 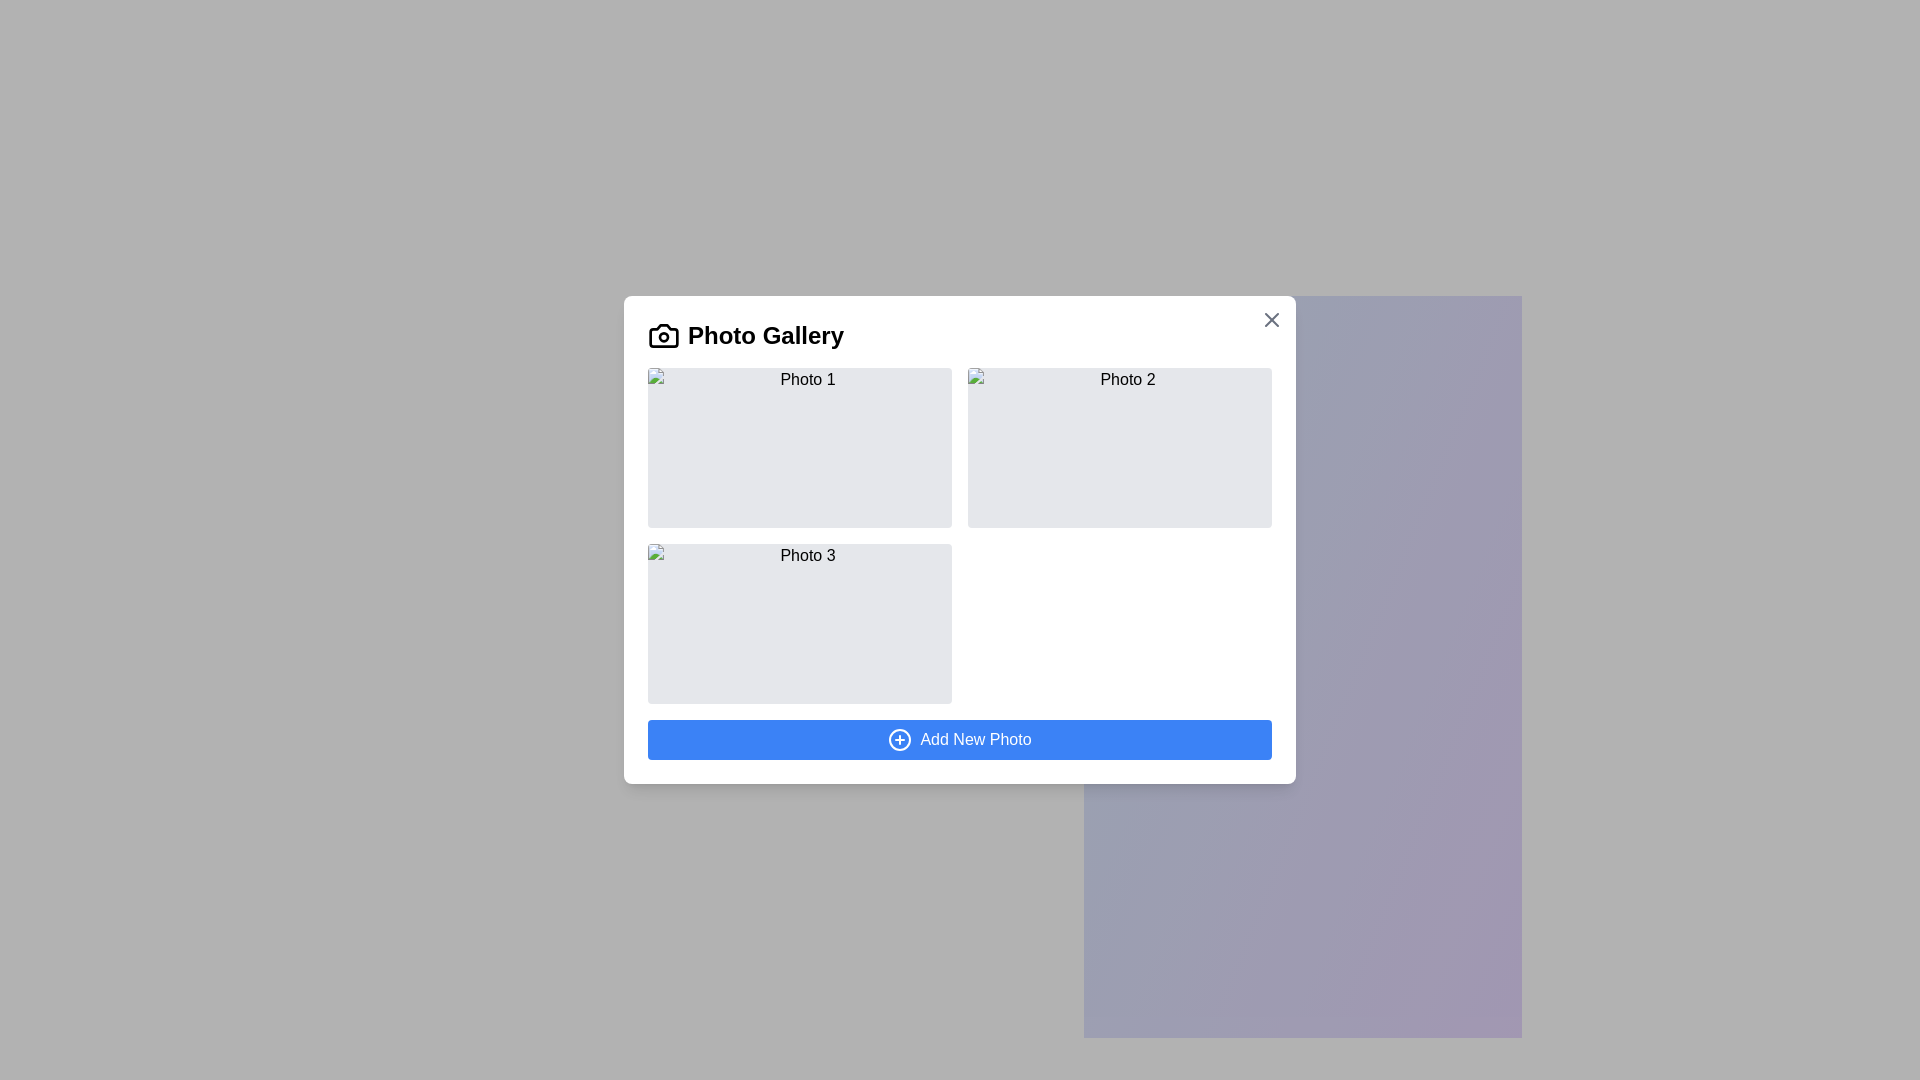 I want to click on the close button located, so click(x=1271, y=319).